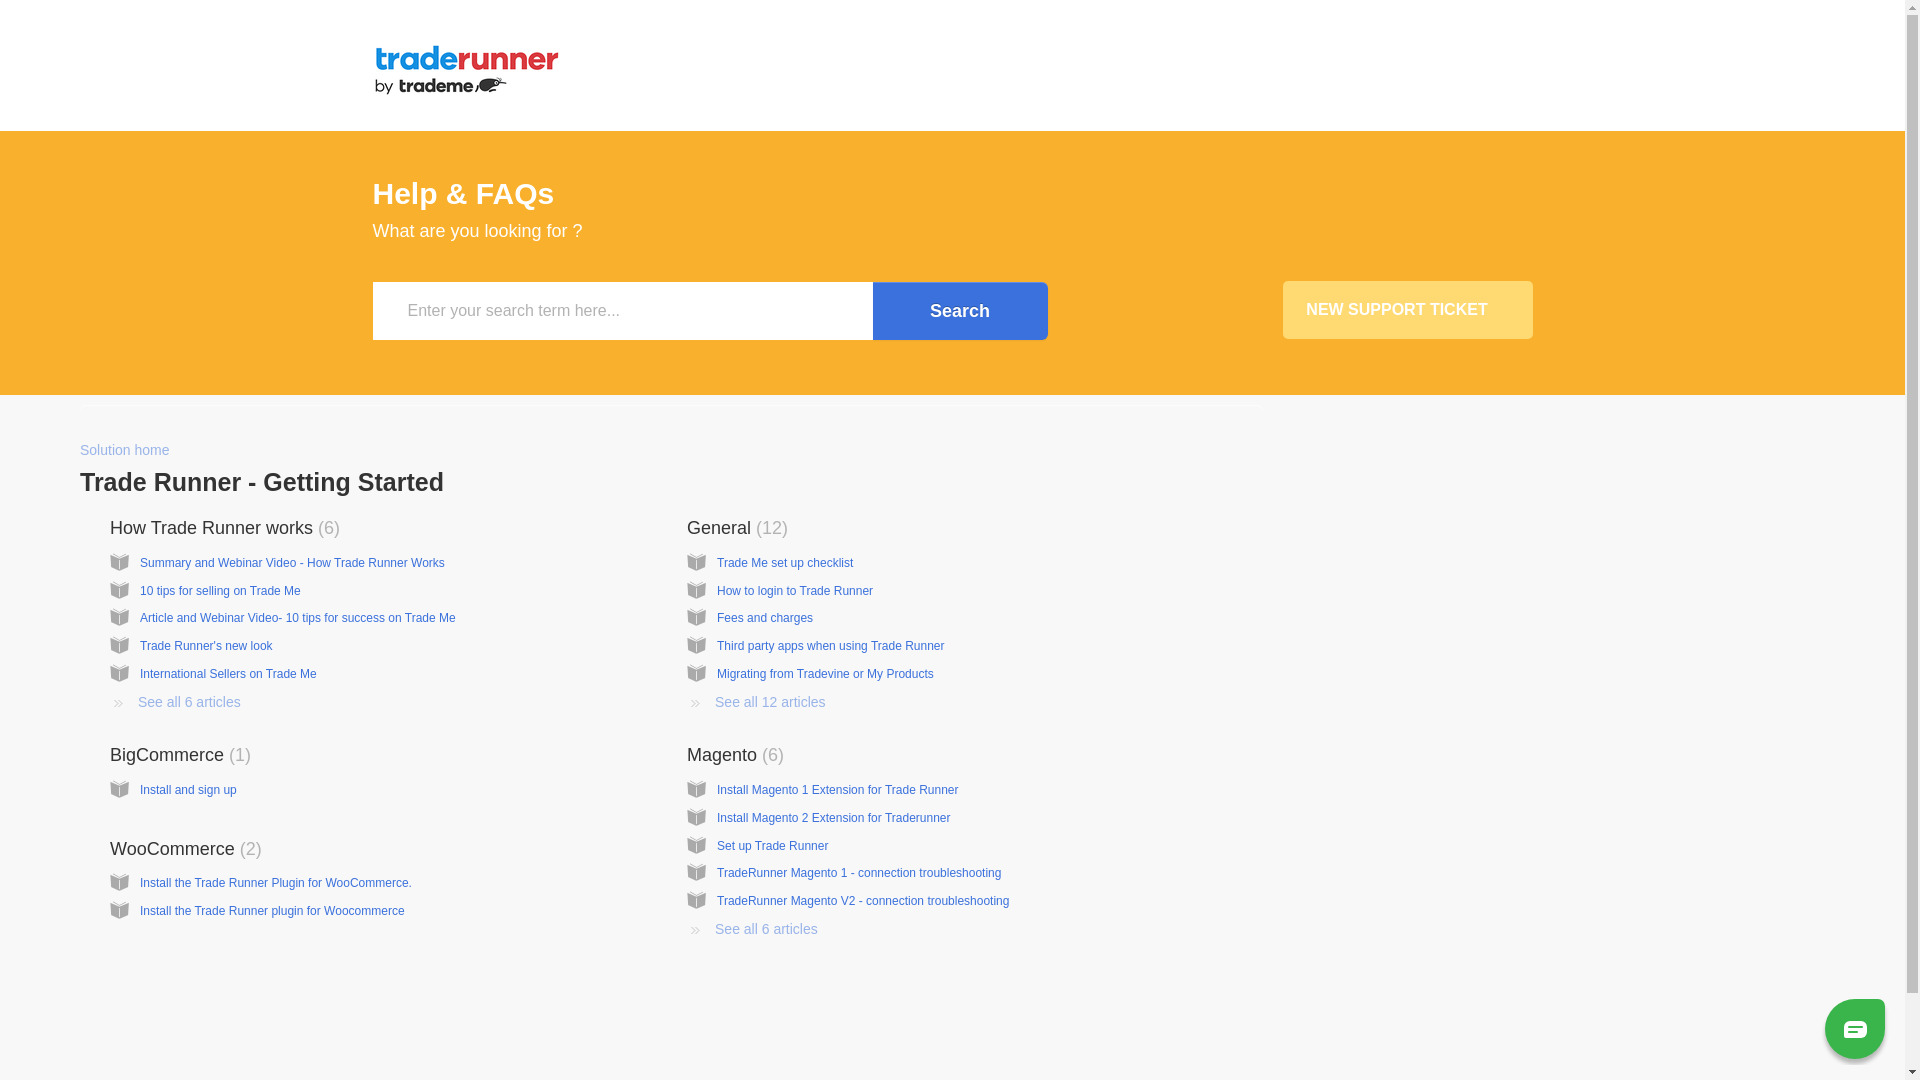  Describe the element at coordinates (138, 645) in the screenshot. I see `'Trade Runner's new look'` at that location.